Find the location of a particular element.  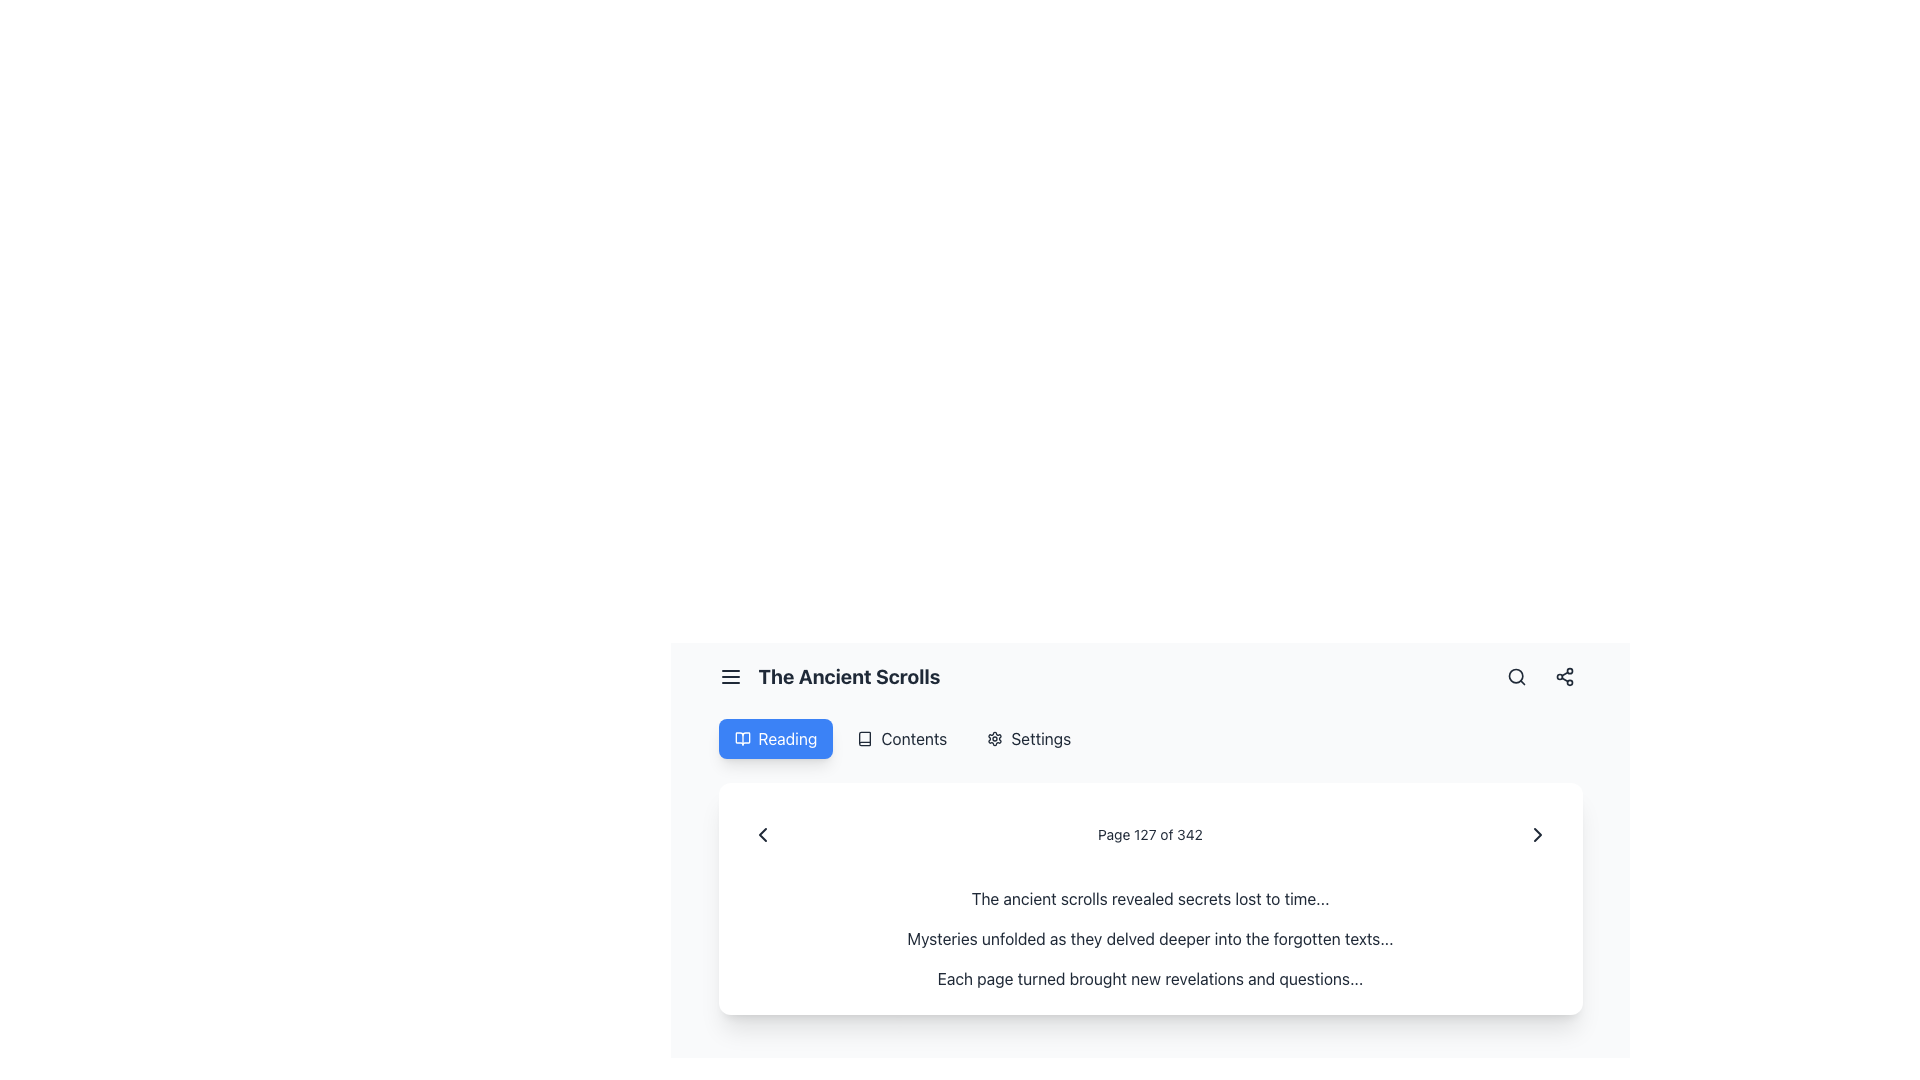

the 'Settings' text label located in the top-right area below the title 'The Ancient Scrolls' is located at coordinates (1040, 739).